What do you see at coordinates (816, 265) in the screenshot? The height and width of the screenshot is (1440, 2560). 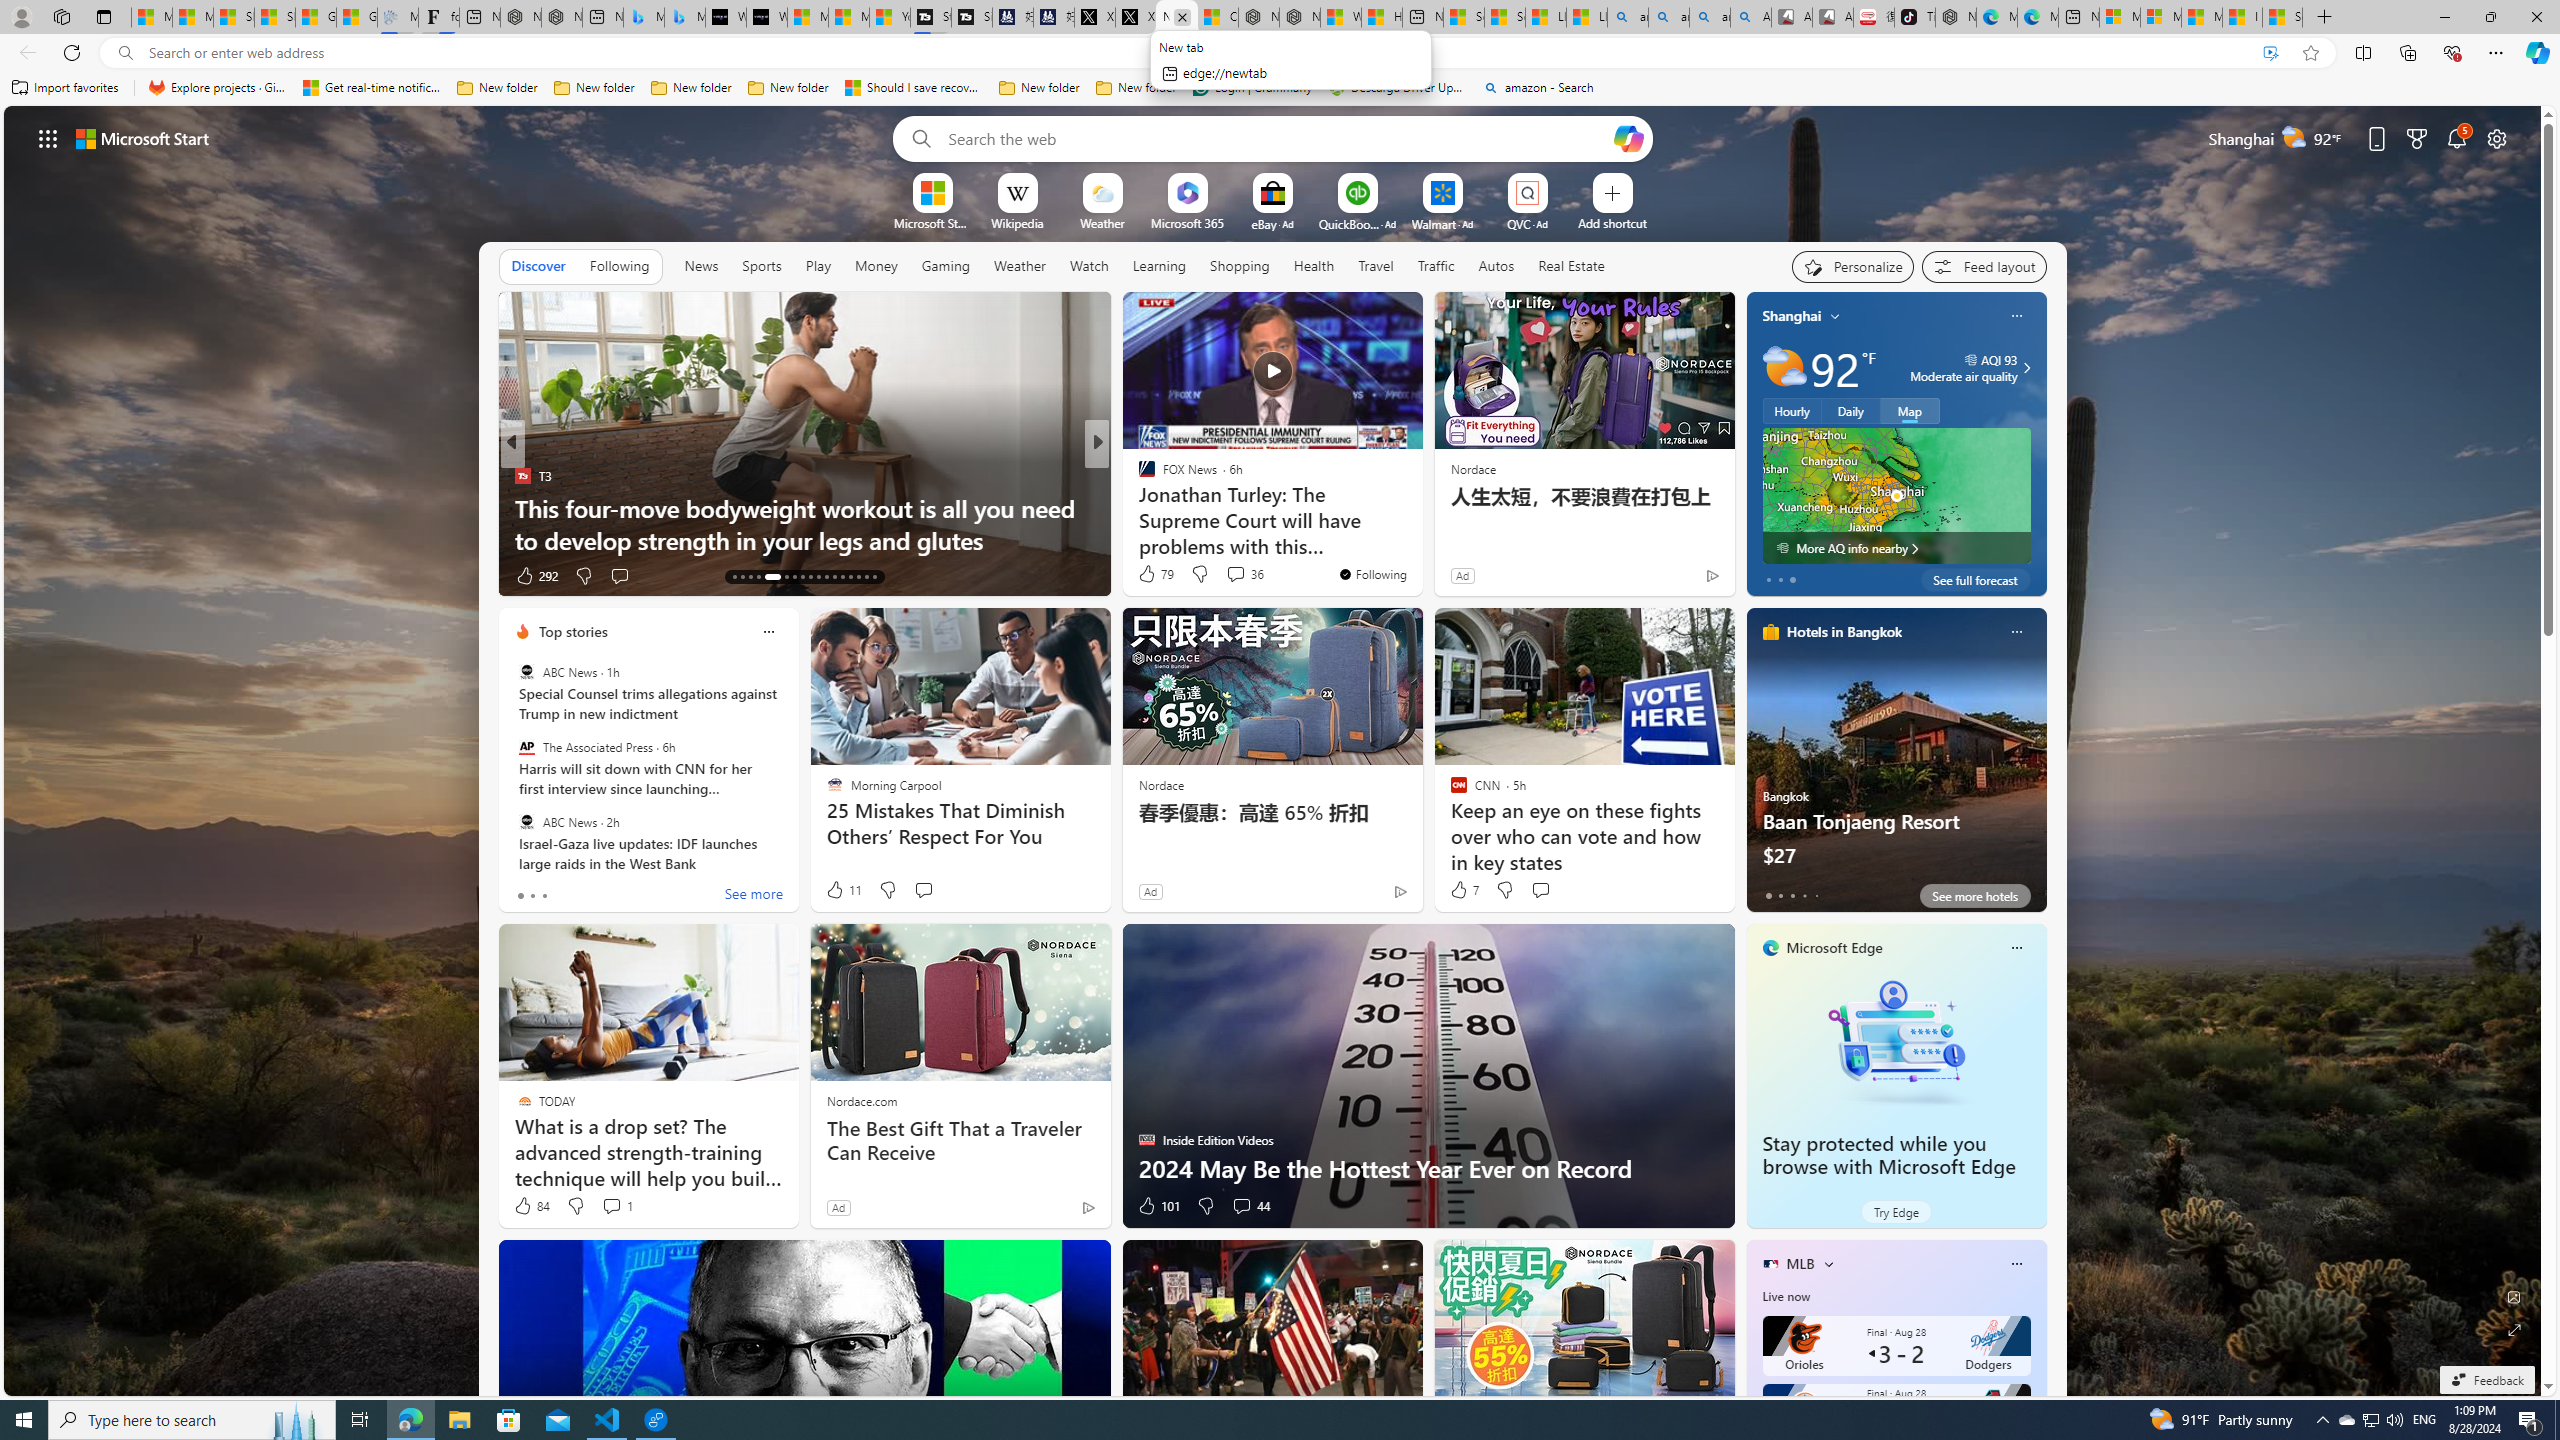 I see `'Play'` at bounding box center [816, 265].